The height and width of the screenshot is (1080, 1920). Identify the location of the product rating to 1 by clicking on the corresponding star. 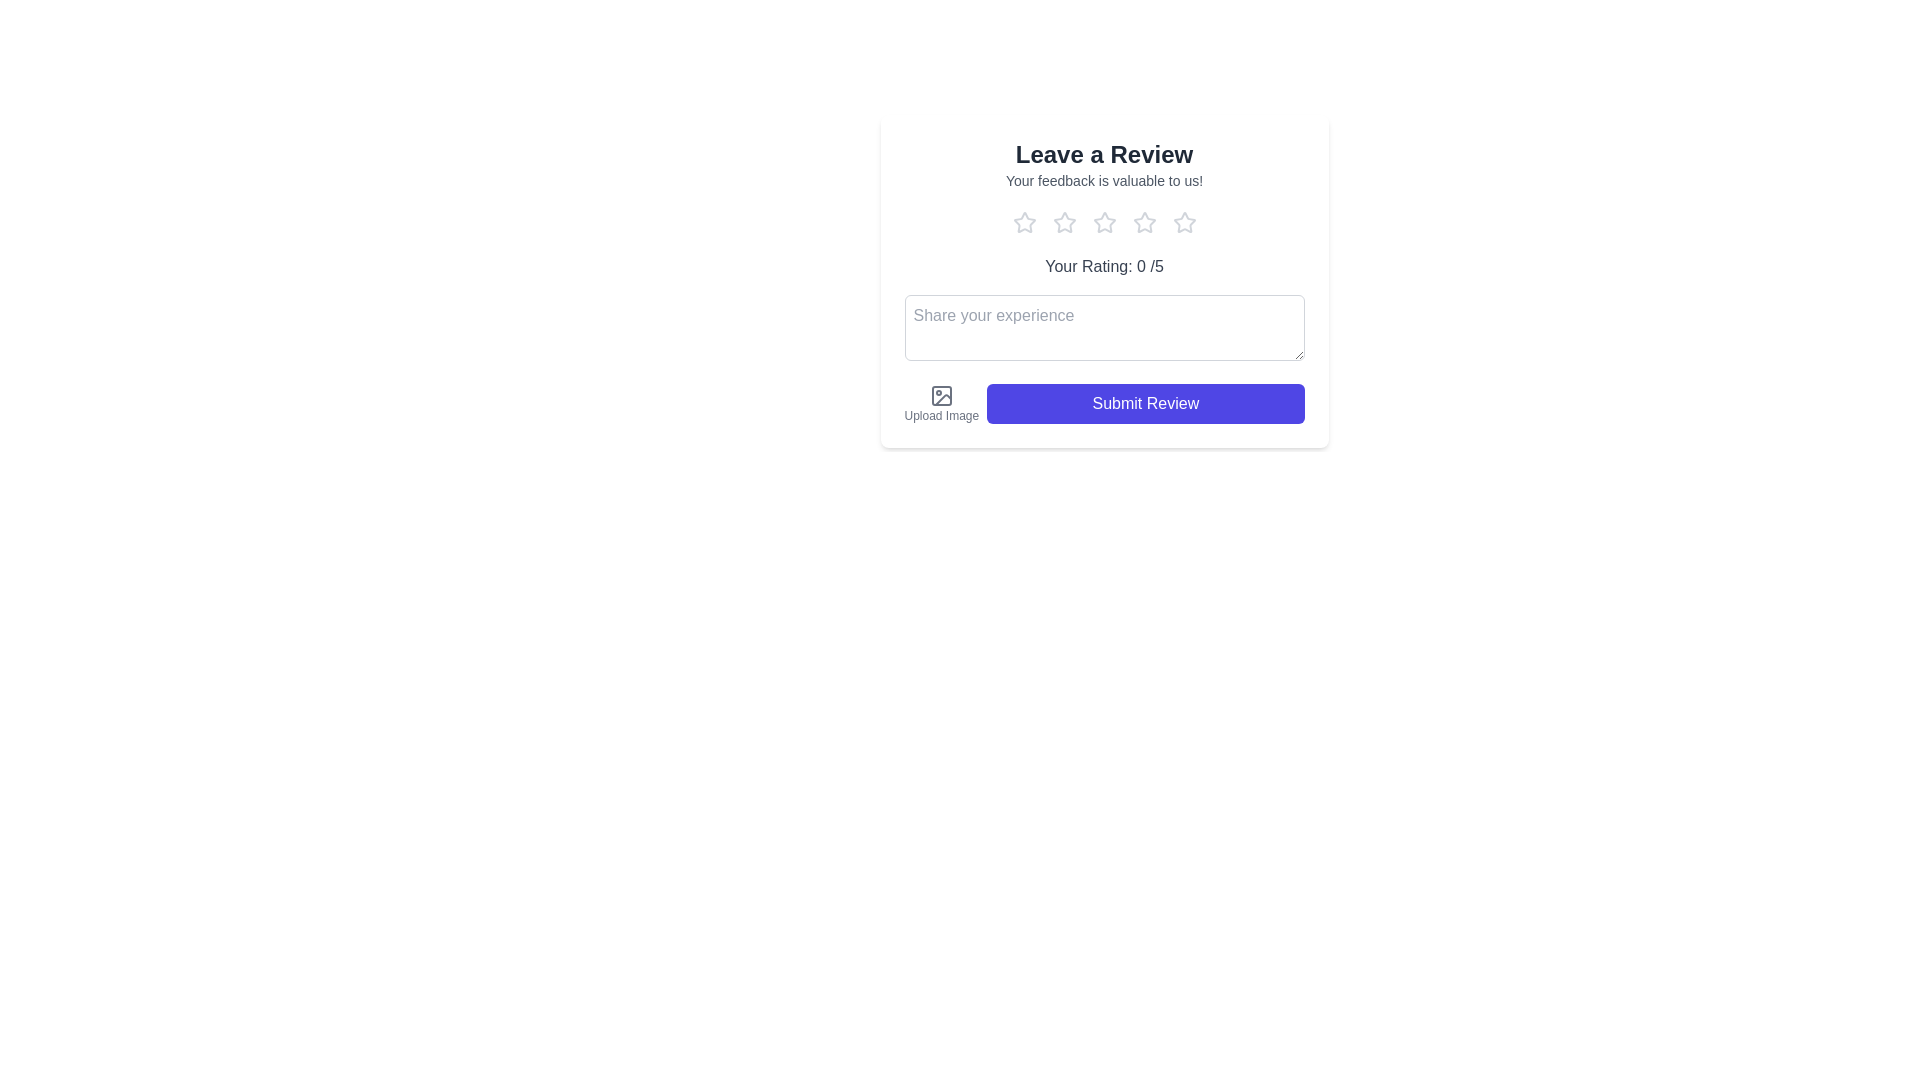
(1024, 223).